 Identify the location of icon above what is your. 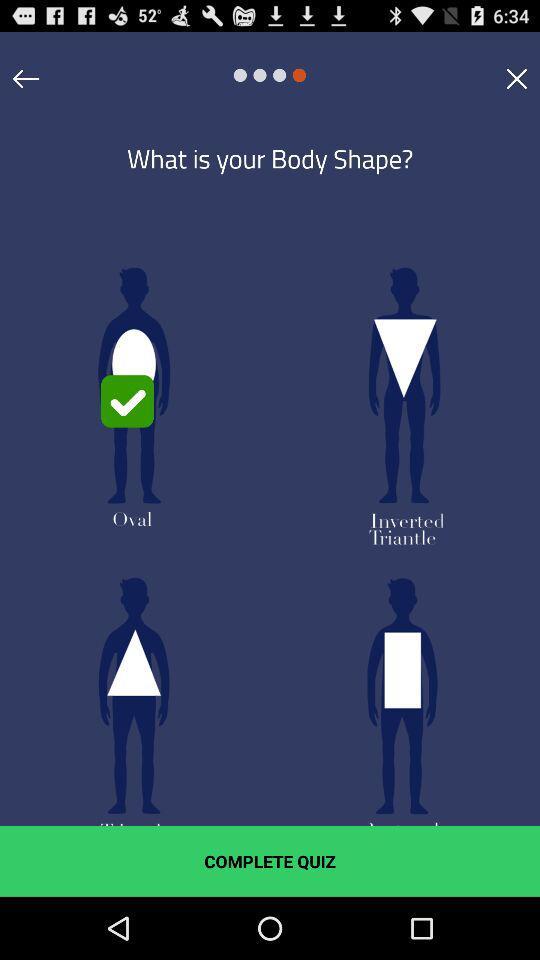
(516, 78).